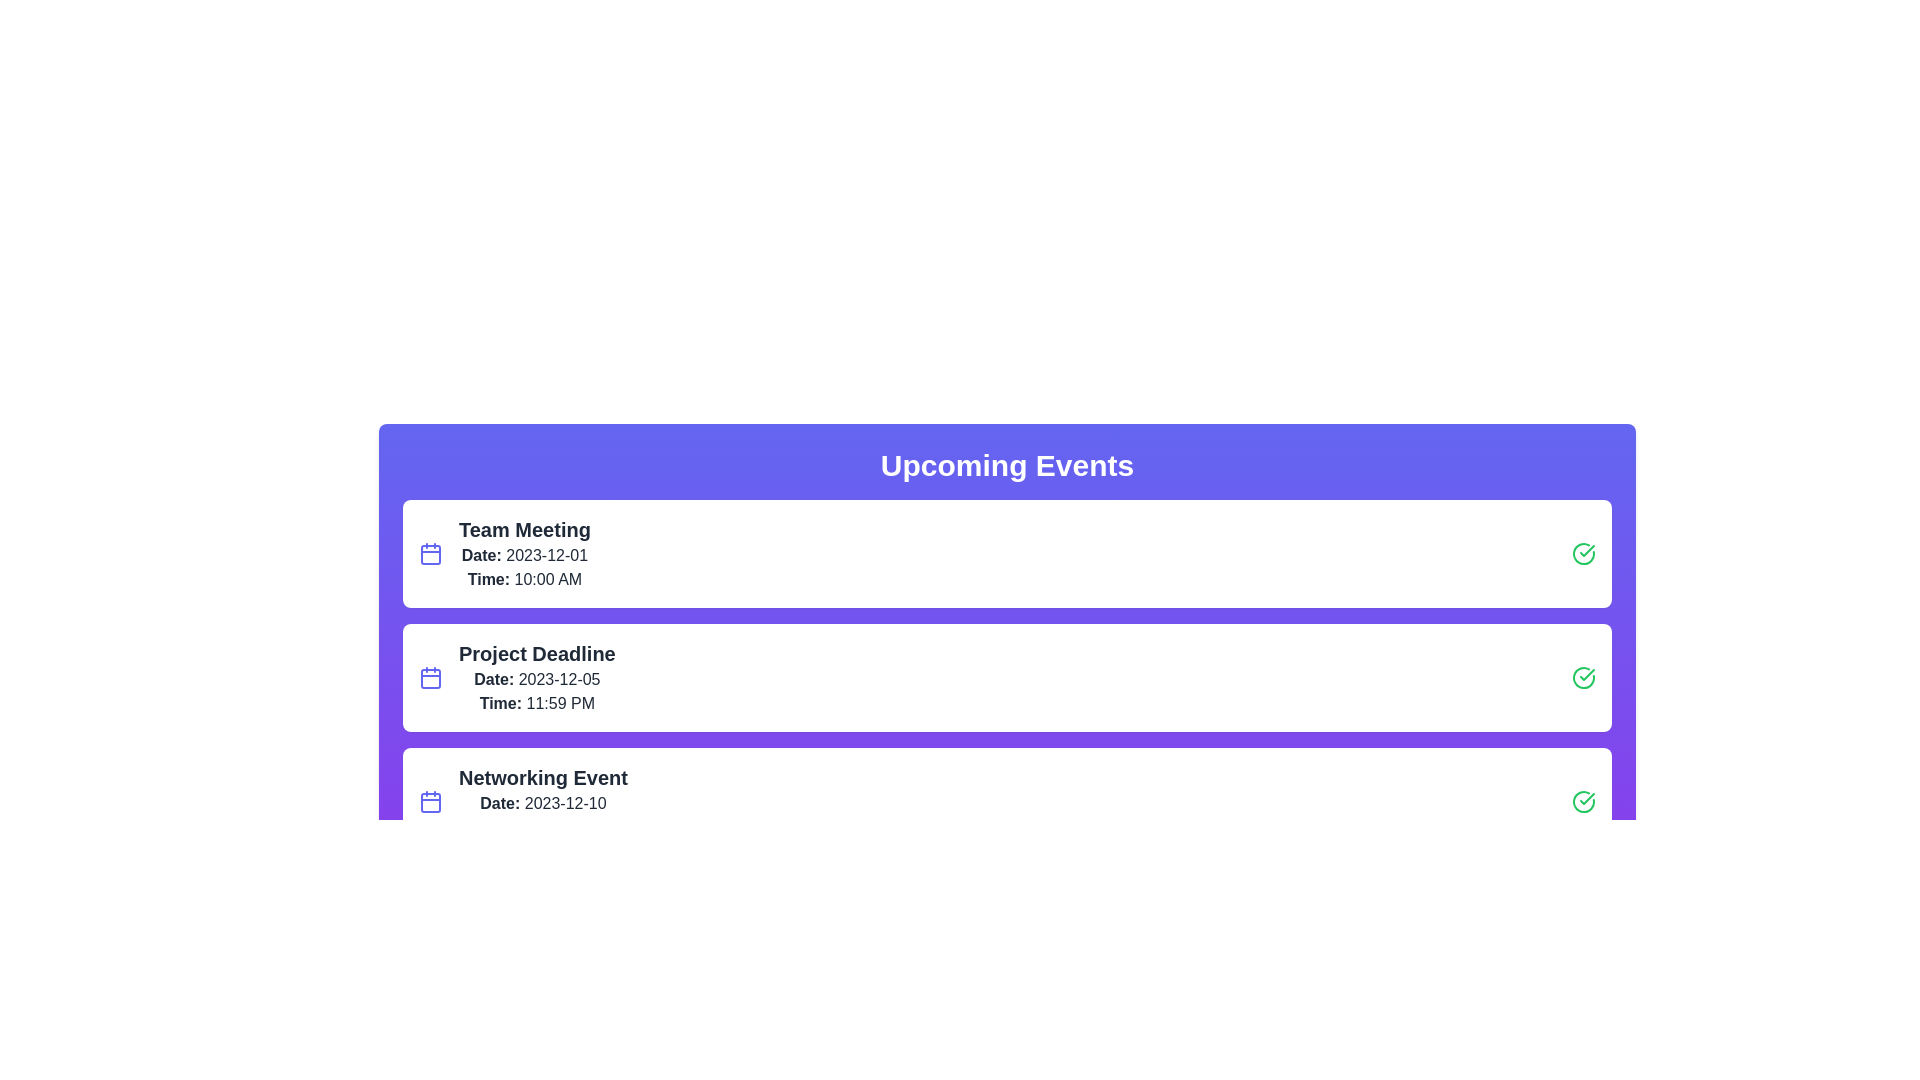 Image resolution: width=1920 pixels, height=1080 pixels. I want to click on the Header text element that indicates the purpose of the Upcoming Events section, so click(1007, 466).